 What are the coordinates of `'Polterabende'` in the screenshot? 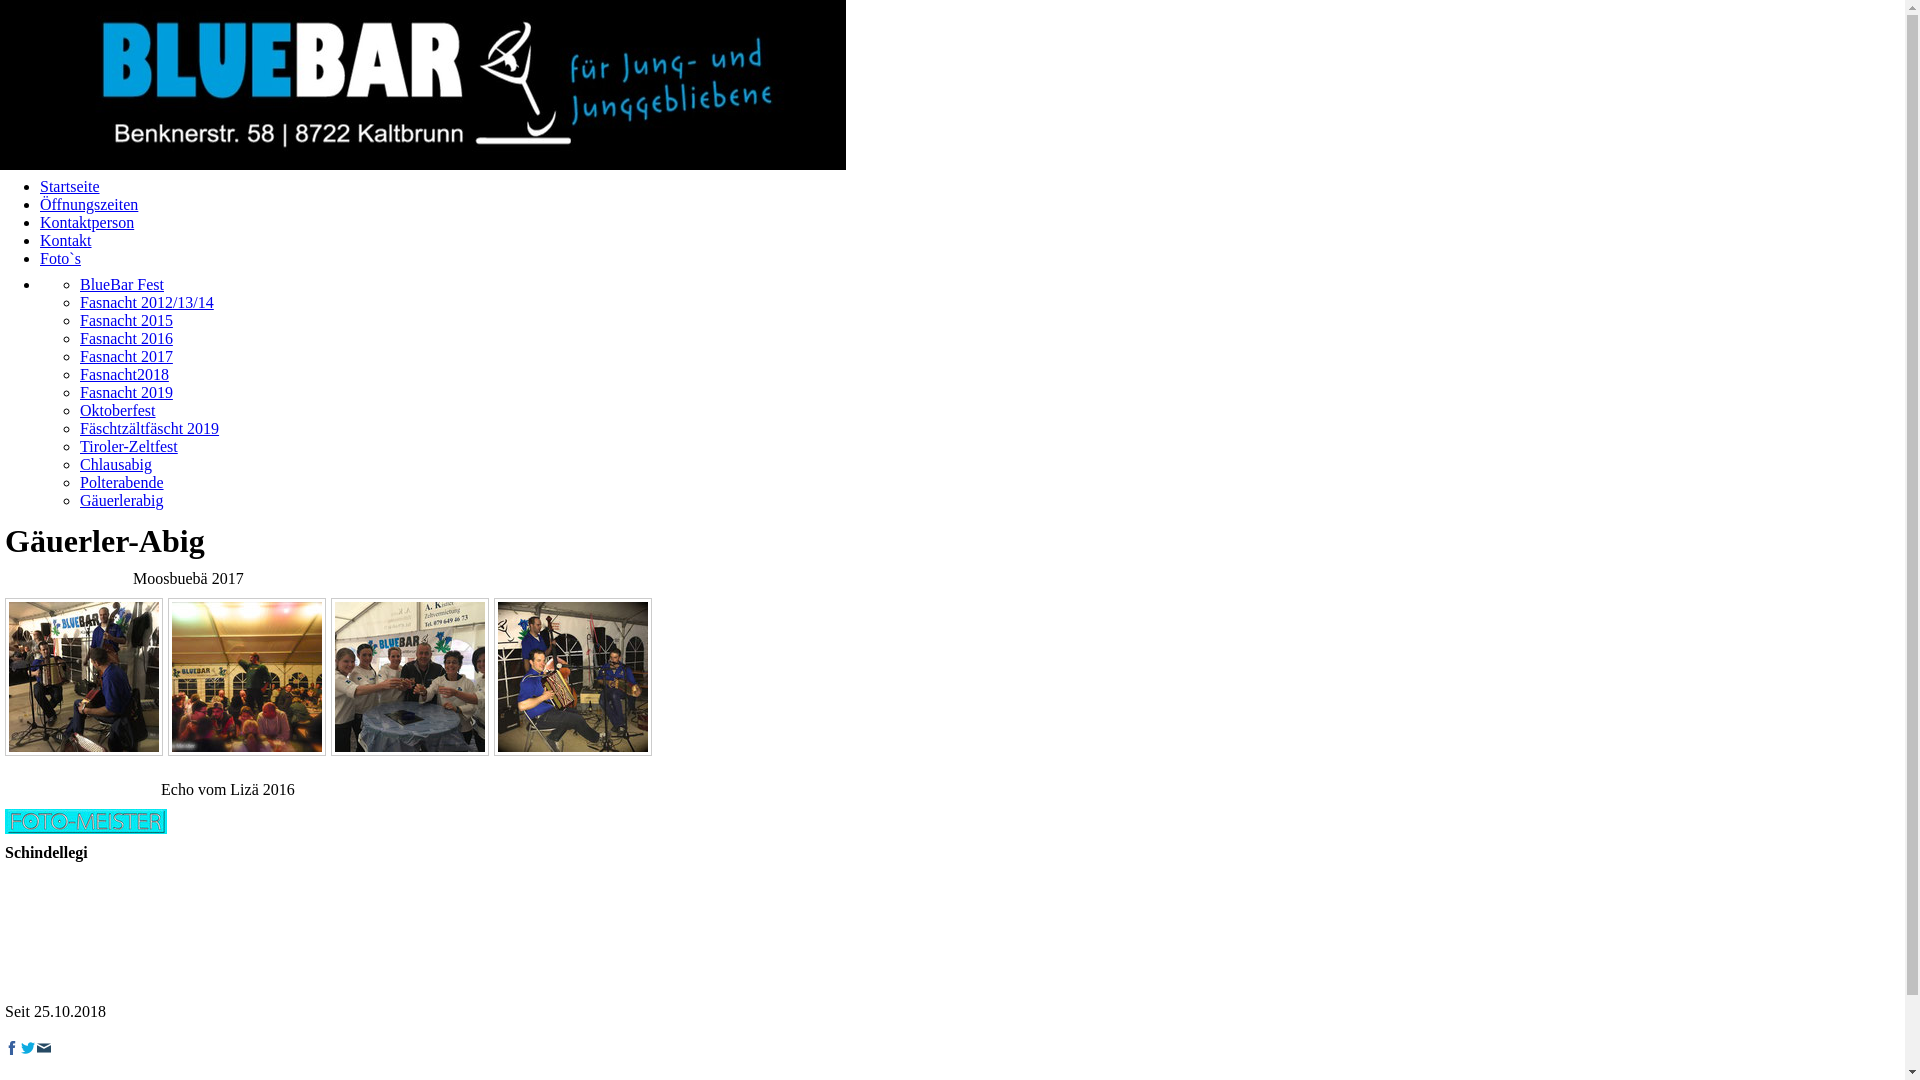 It's located at (120, 482).